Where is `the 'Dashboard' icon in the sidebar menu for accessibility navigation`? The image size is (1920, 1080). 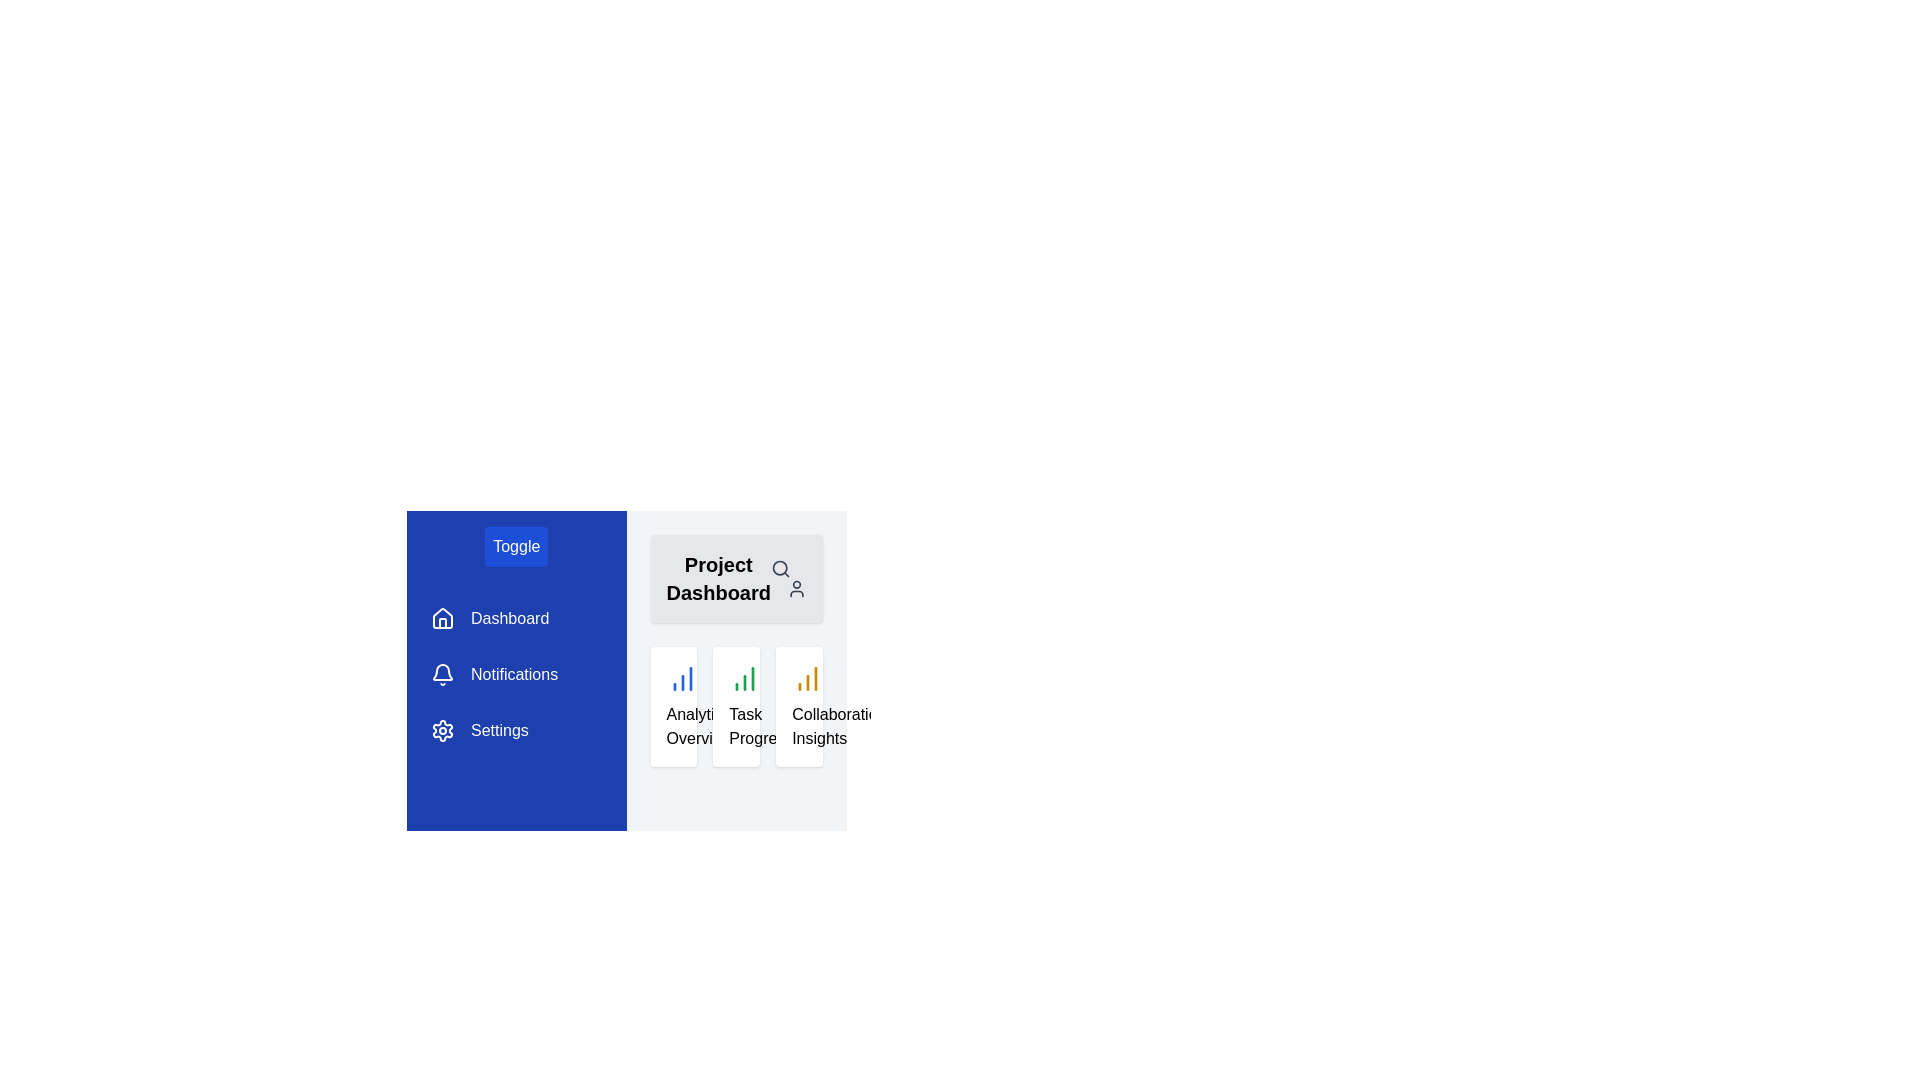
the 'Dashboard' icon in the sidebar menu for accessibility navigation is located at coordinates (441, 616).